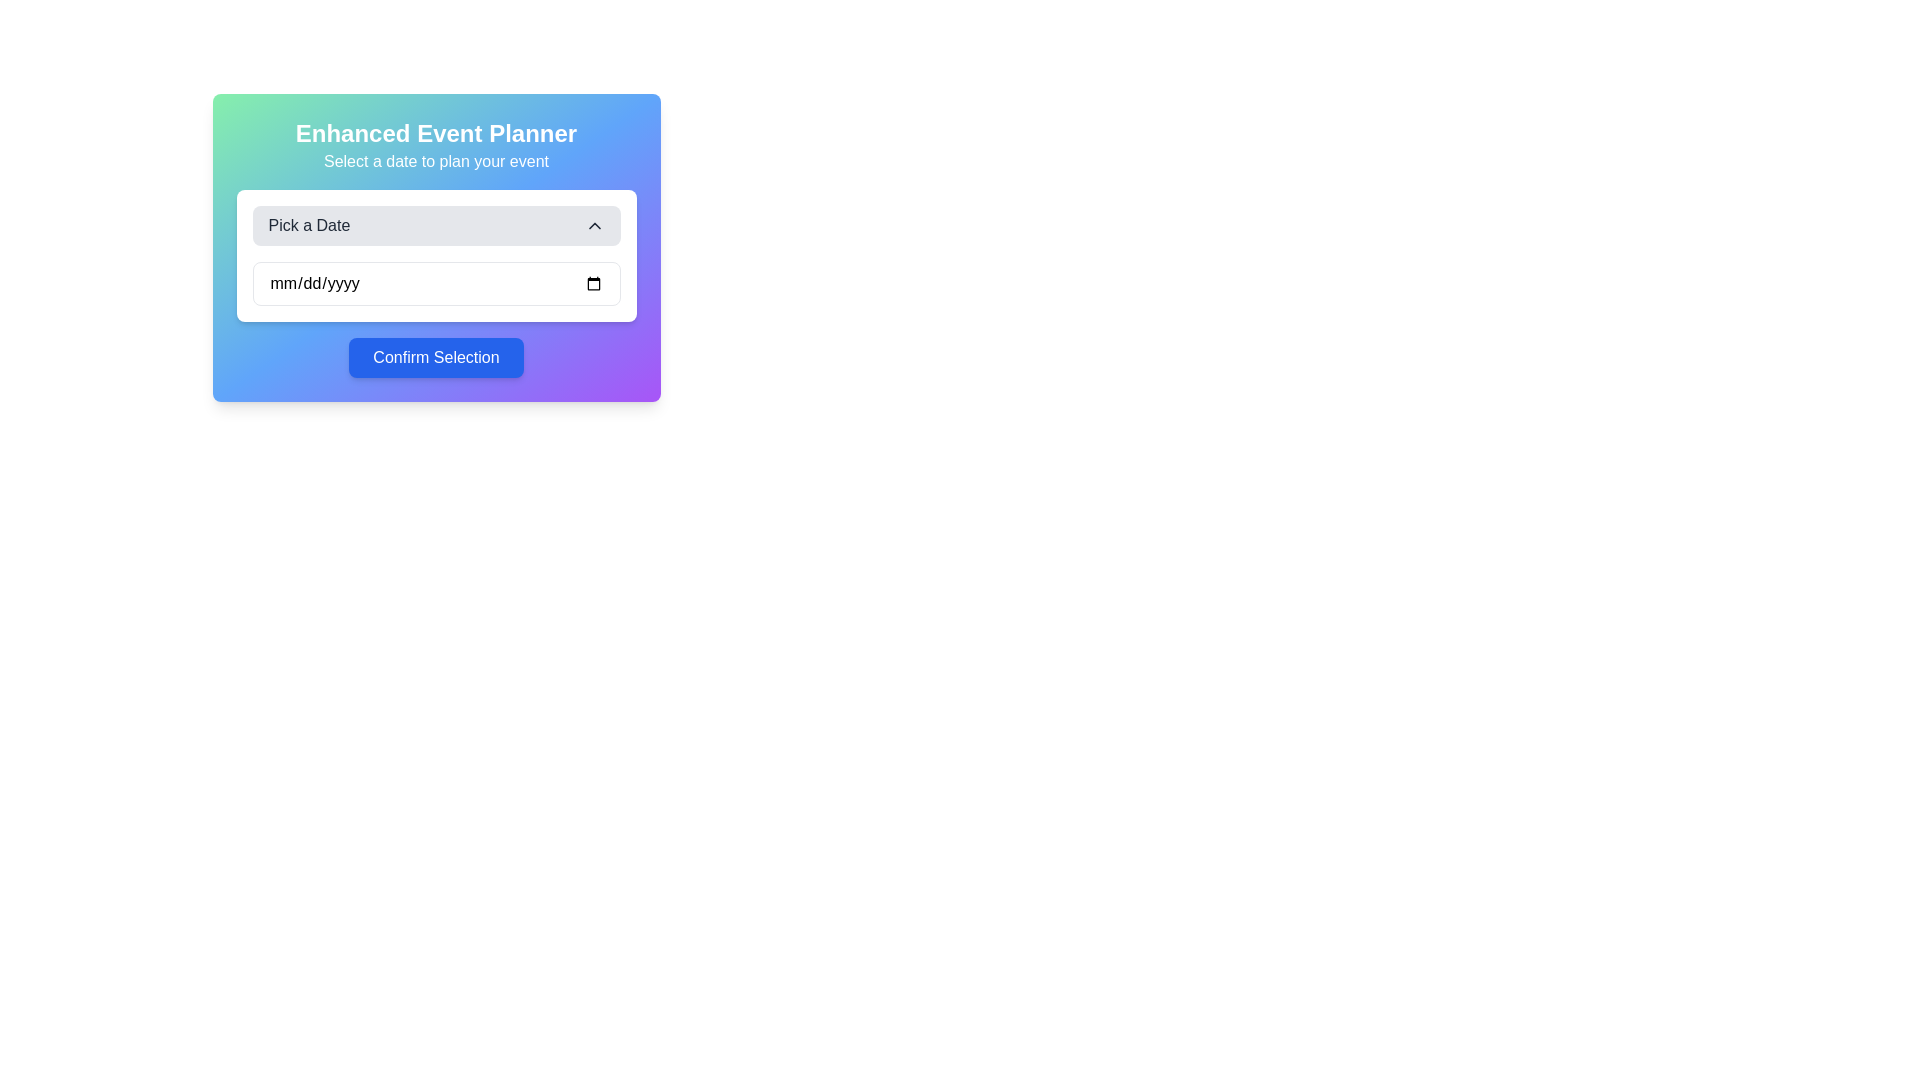 The image size is (1920, 1080). What do you see at coordinates (308, 225) in the screenshot?
I see `the 'Pick a Date' text label within the dropdown selector located under the 'Enhanced Event Planner' header` at bounding box center [308, 225].